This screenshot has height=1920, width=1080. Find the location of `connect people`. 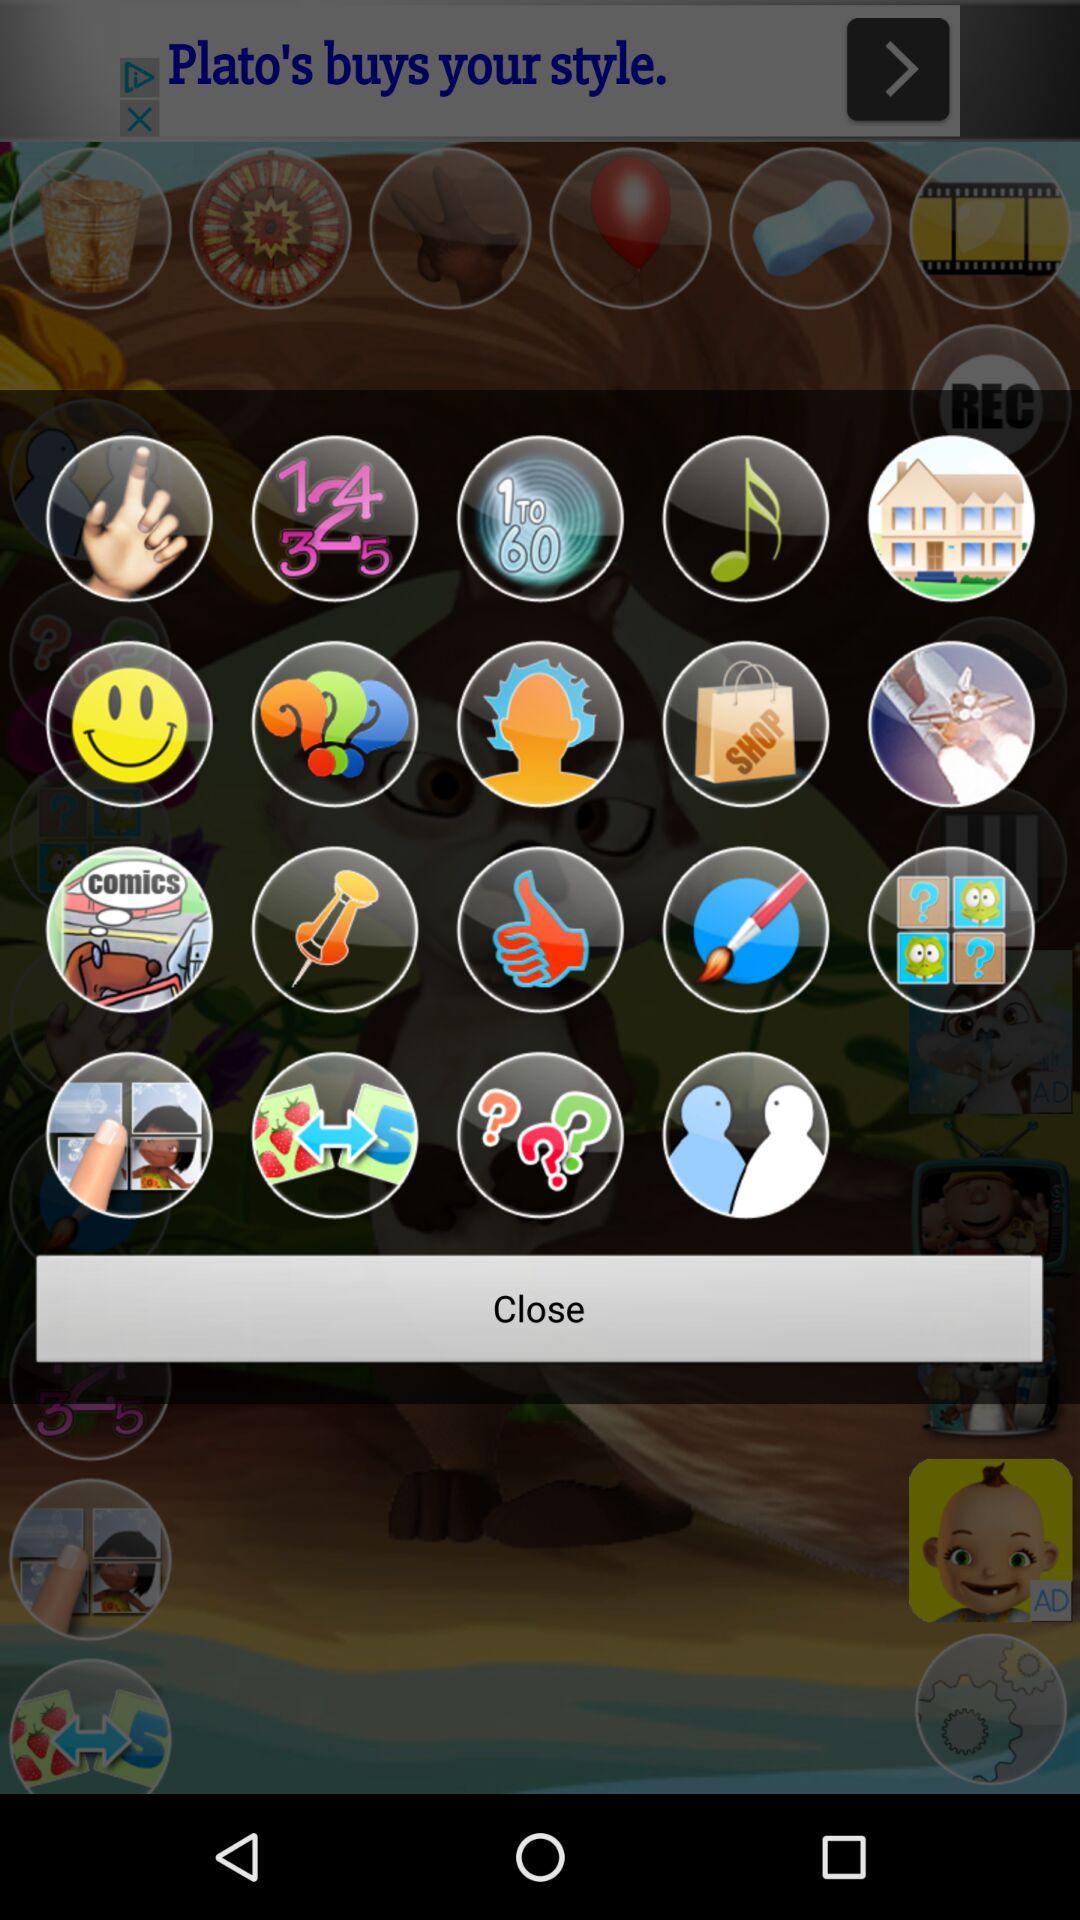

connect people is located at coordinates (745, 1135).